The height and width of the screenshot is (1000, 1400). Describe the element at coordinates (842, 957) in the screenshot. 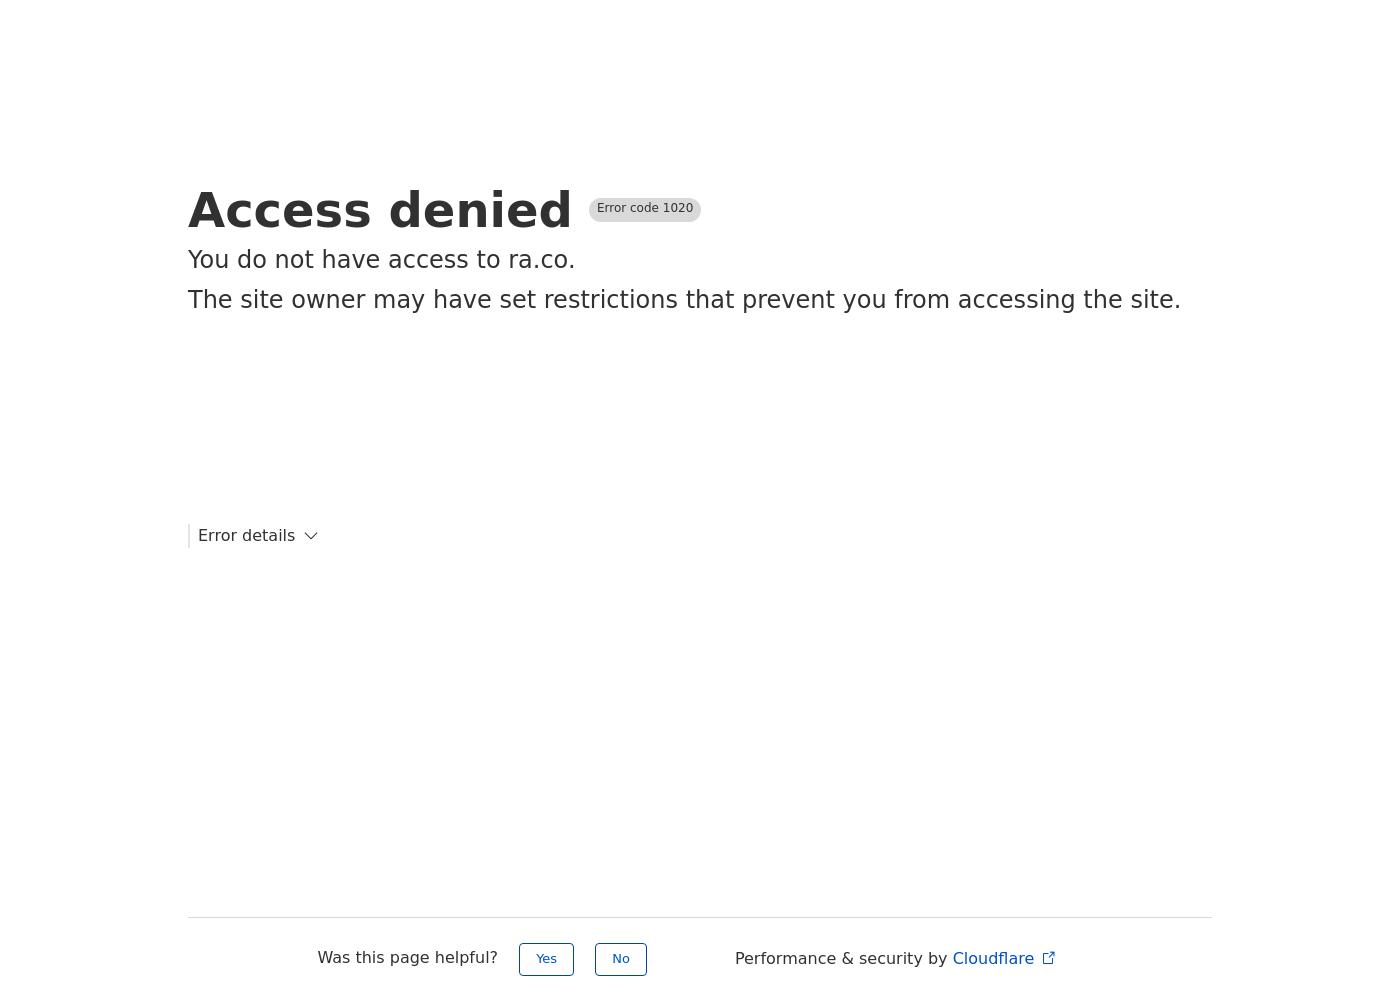

I see `'Performance & security by'` at that location.